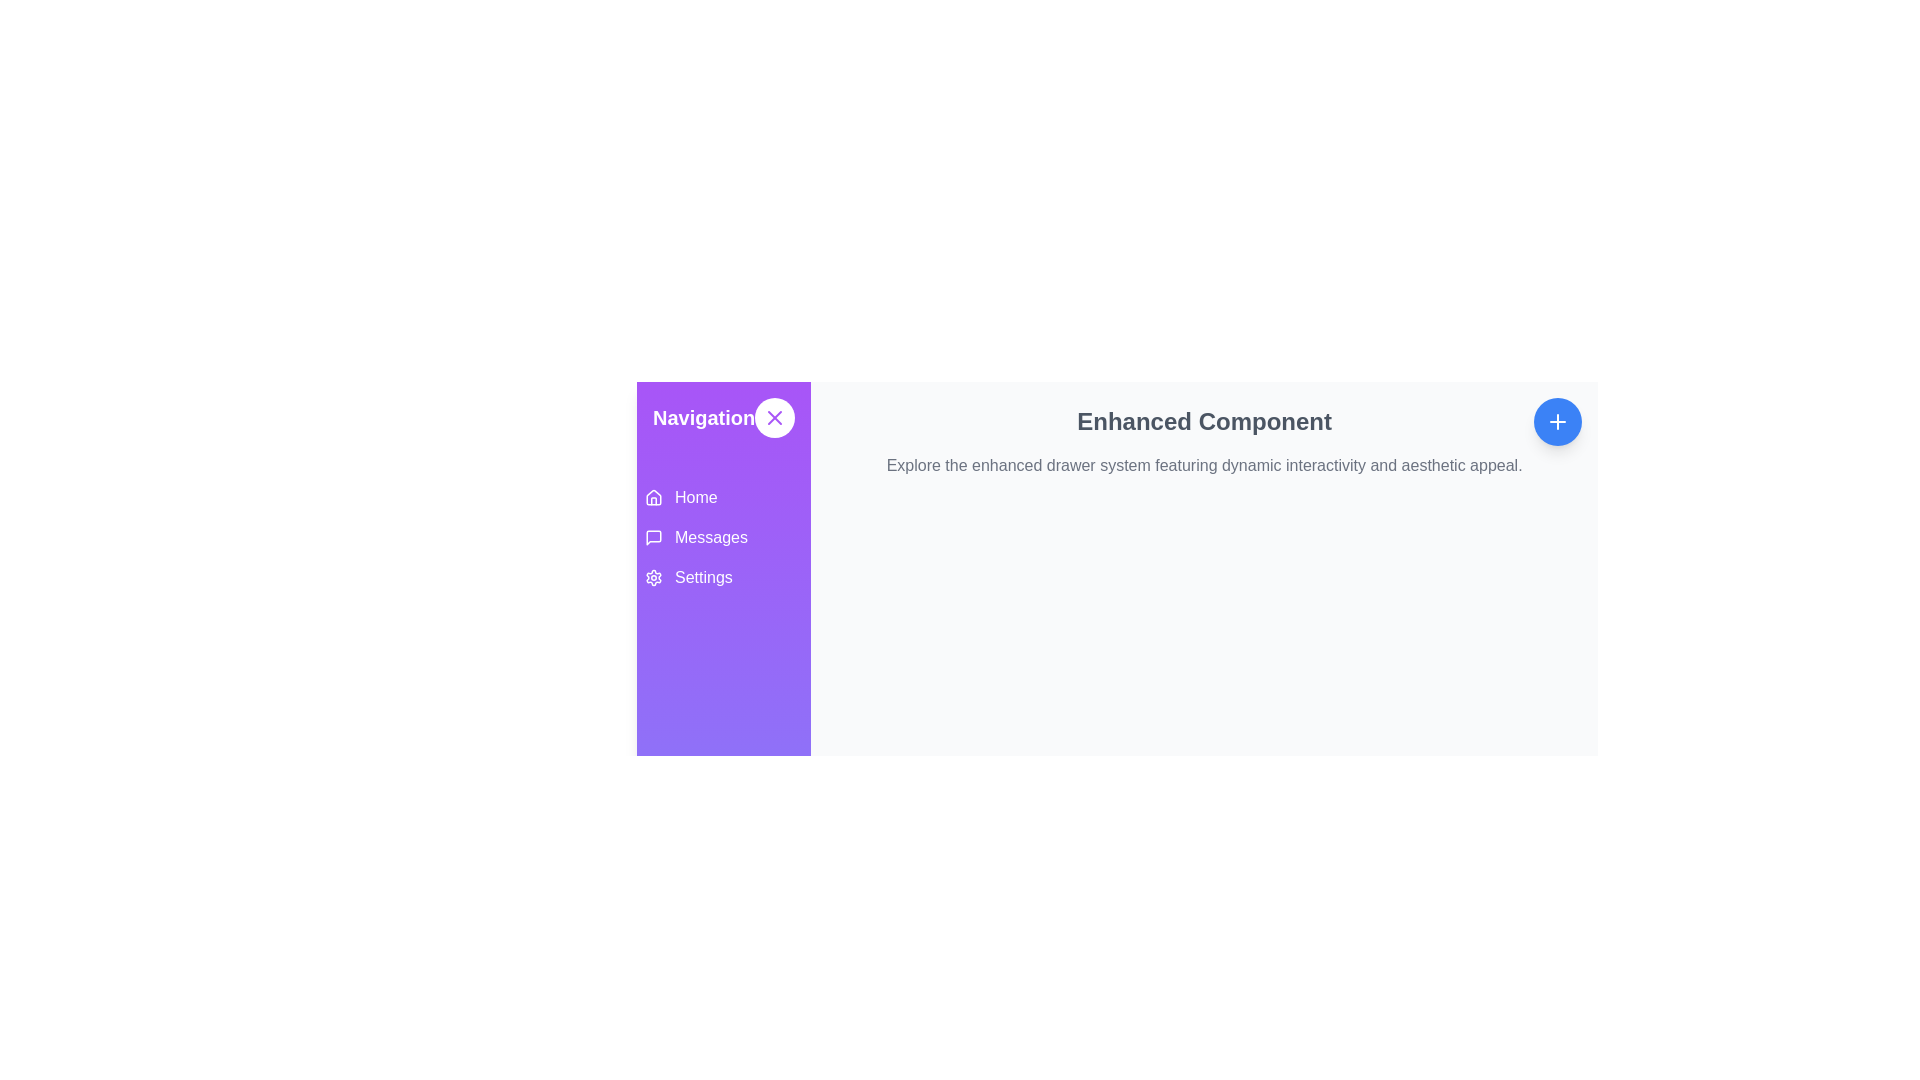  I want to click on the settings button located in the navigation sidebar, which is the third item in the vertical list, so click(723, 578).